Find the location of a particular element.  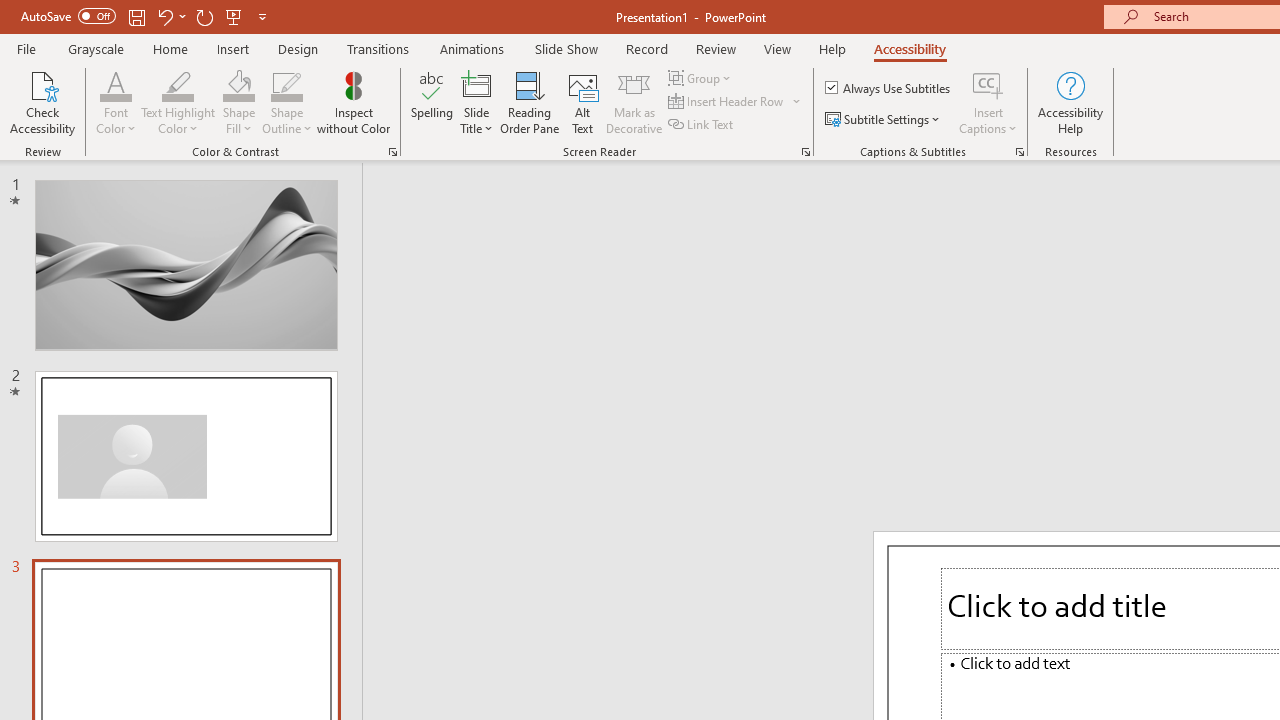

'Always Use Subtitles' is located at coordinates (888, 86).